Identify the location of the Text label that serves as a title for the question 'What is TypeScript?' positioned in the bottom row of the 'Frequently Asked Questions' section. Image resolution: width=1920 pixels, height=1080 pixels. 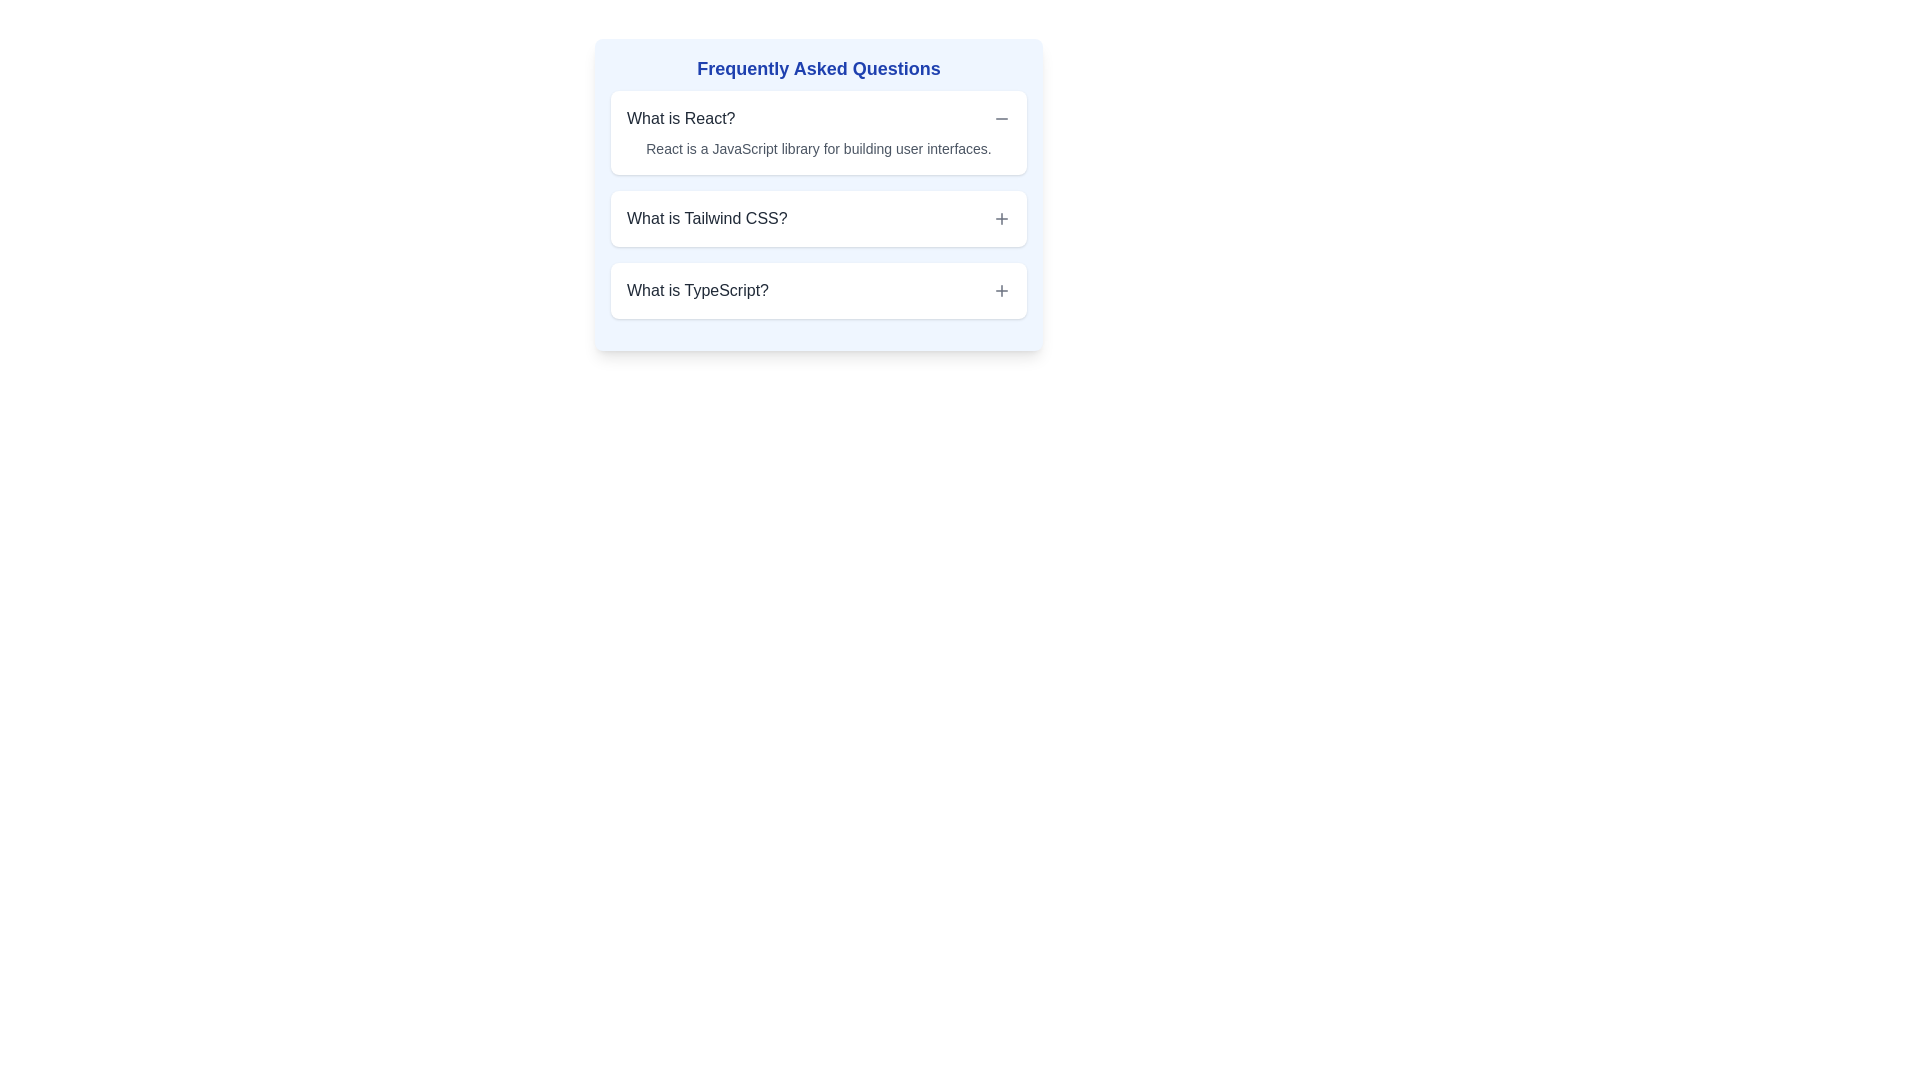
(697, 290).